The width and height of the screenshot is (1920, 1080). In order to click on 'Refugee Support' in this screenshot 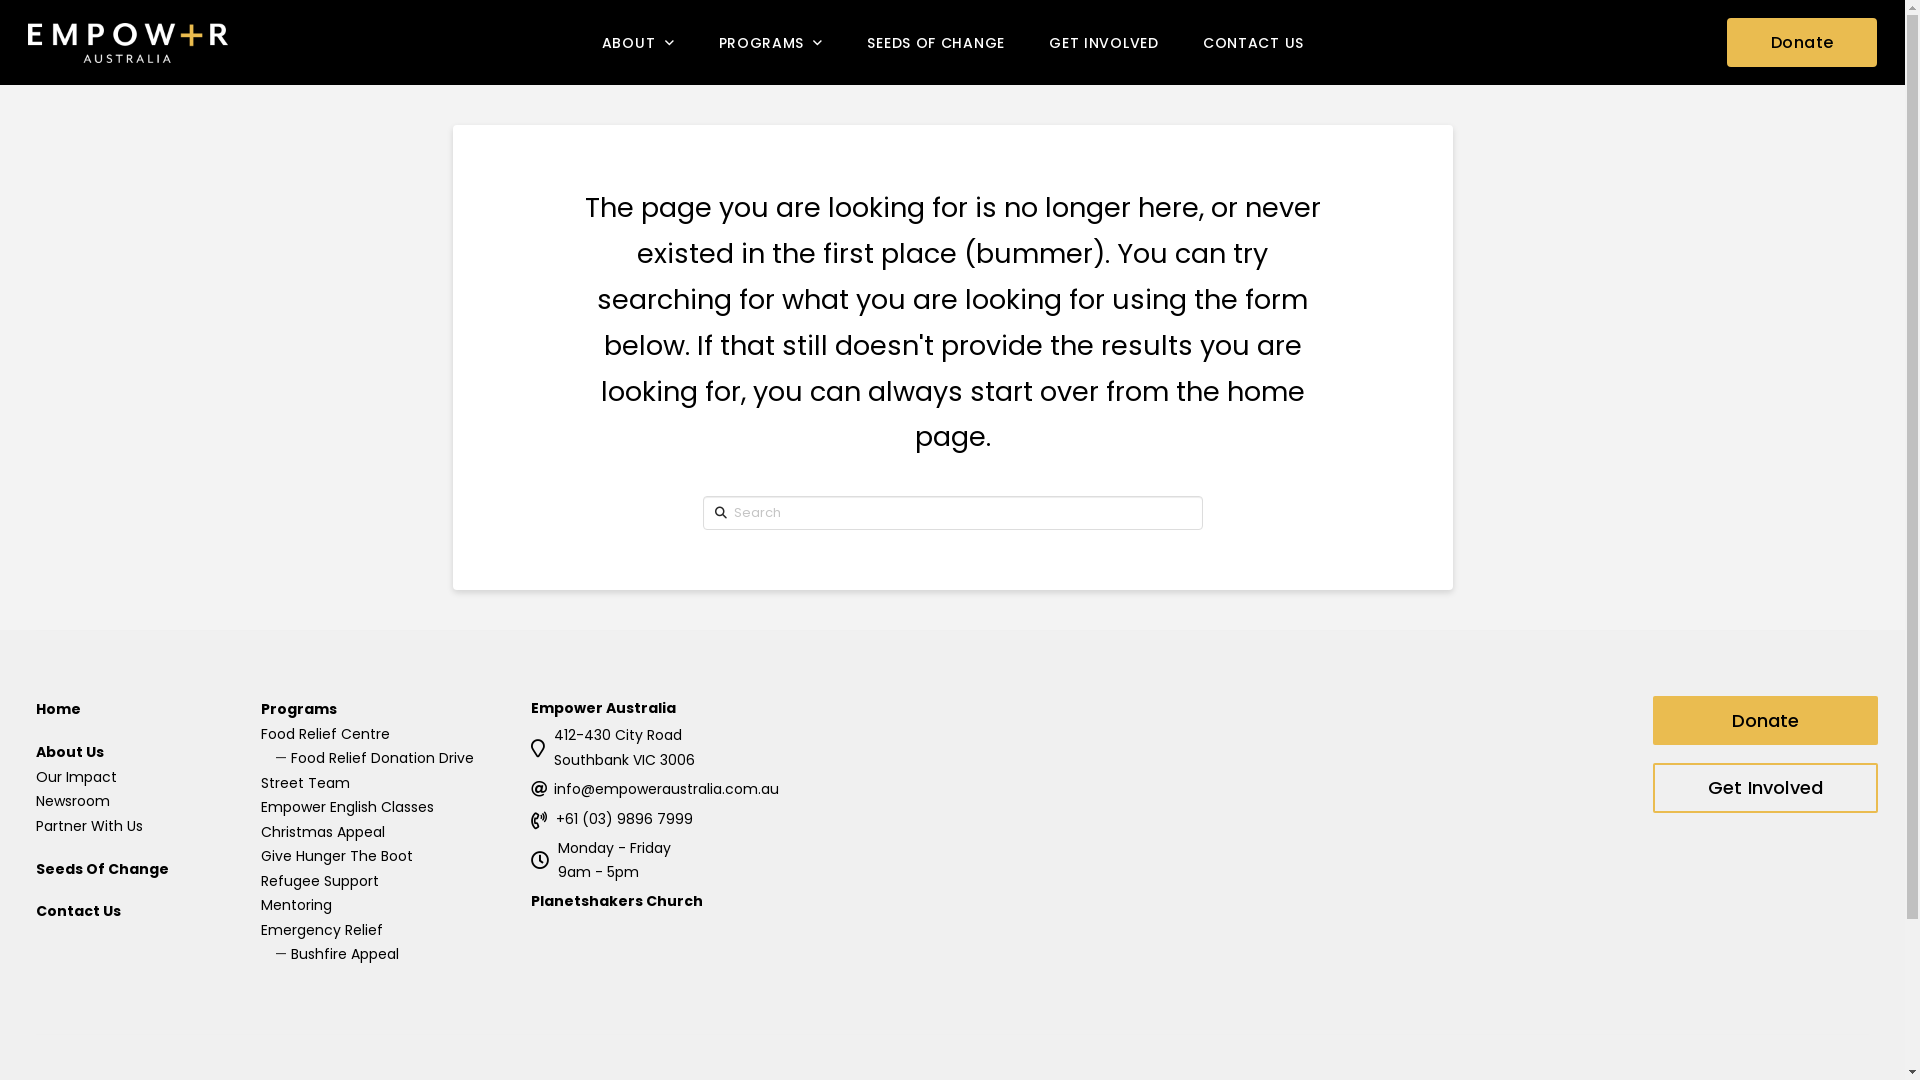, I will do `click(320, 879)`.